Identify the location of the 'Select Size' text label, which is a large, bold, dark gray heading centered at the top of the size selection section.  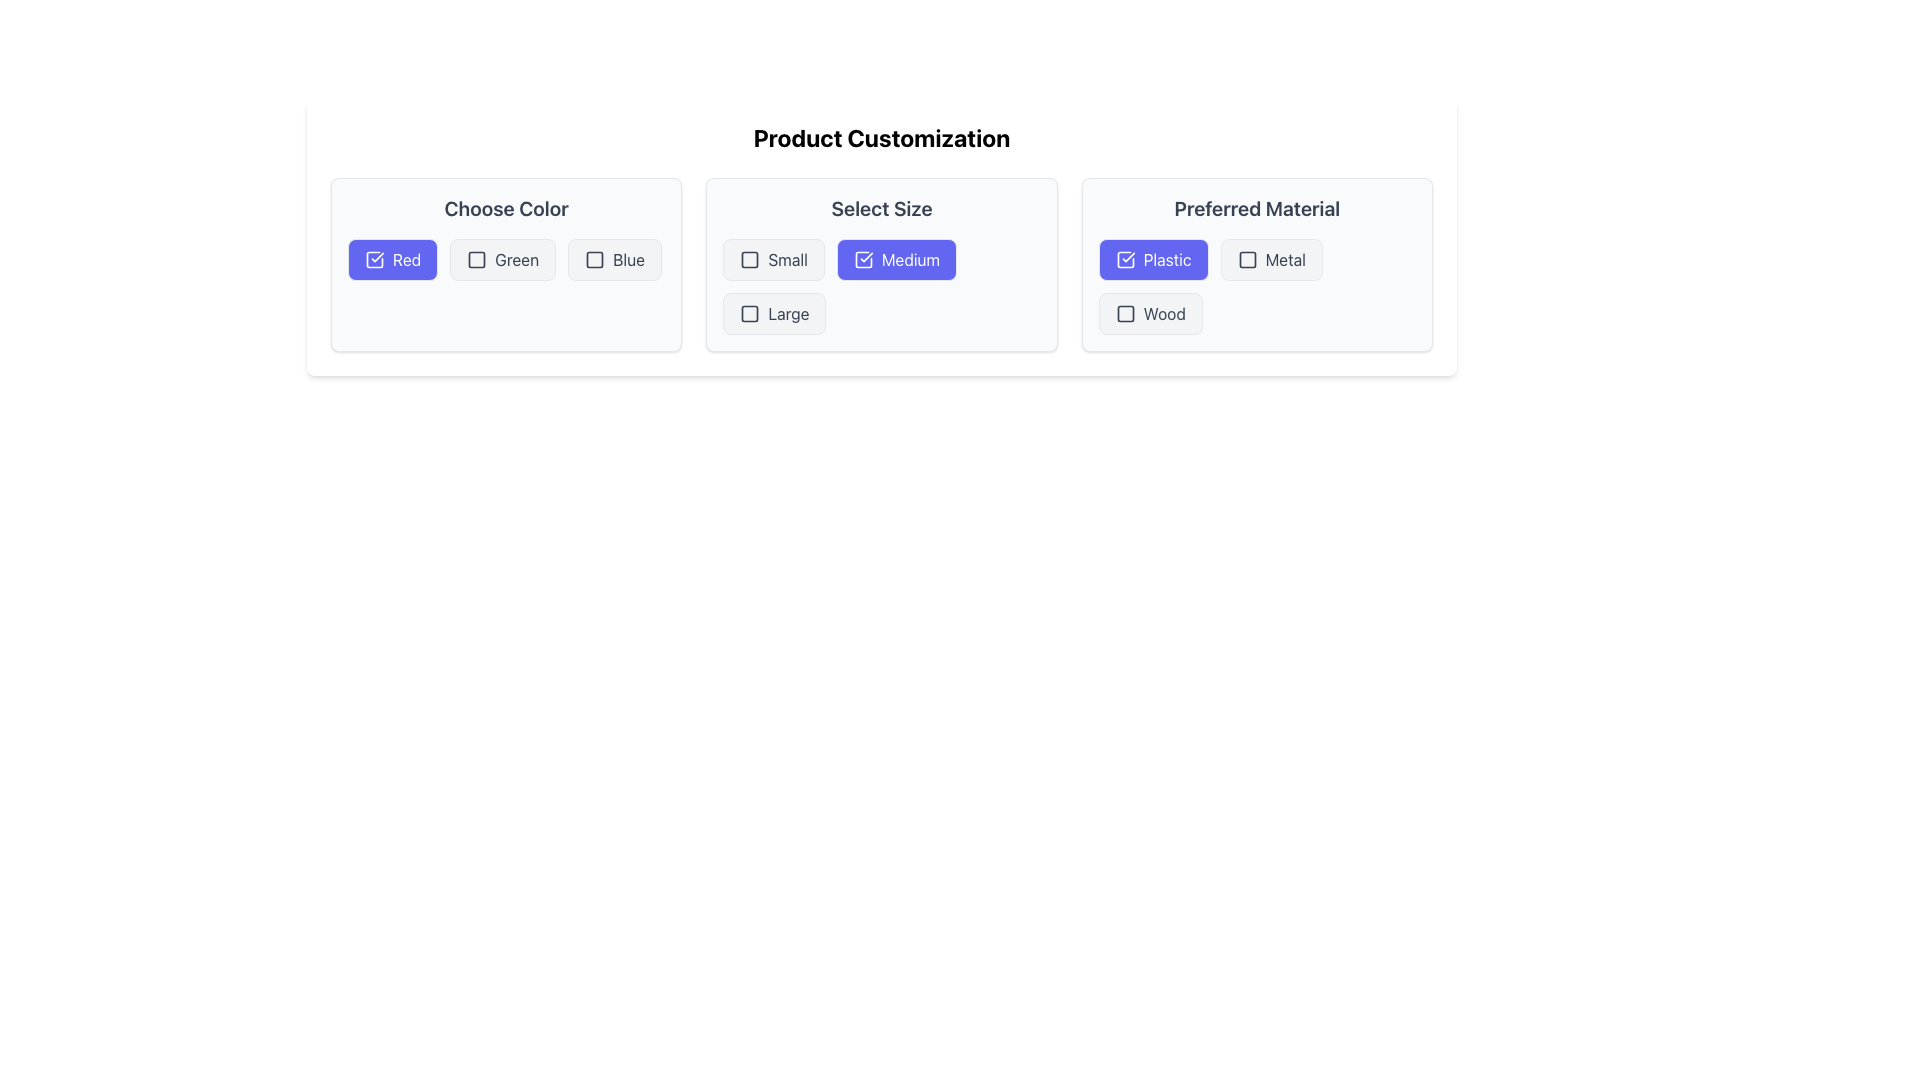
(881, 208).